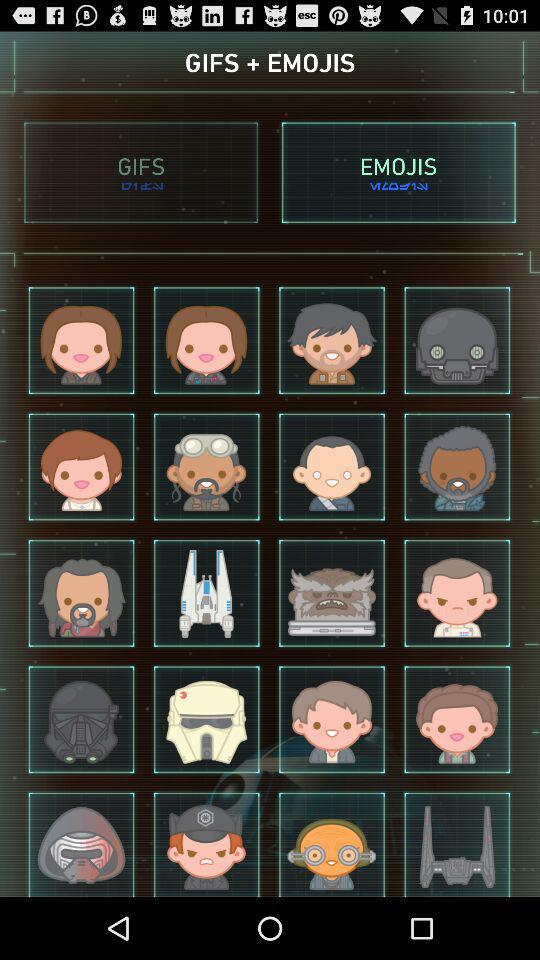 This screenshot has width=540, height=960. Describe the element at coordinates (331, 467) in the screenshot. I see `the third image in the second row` at that location.